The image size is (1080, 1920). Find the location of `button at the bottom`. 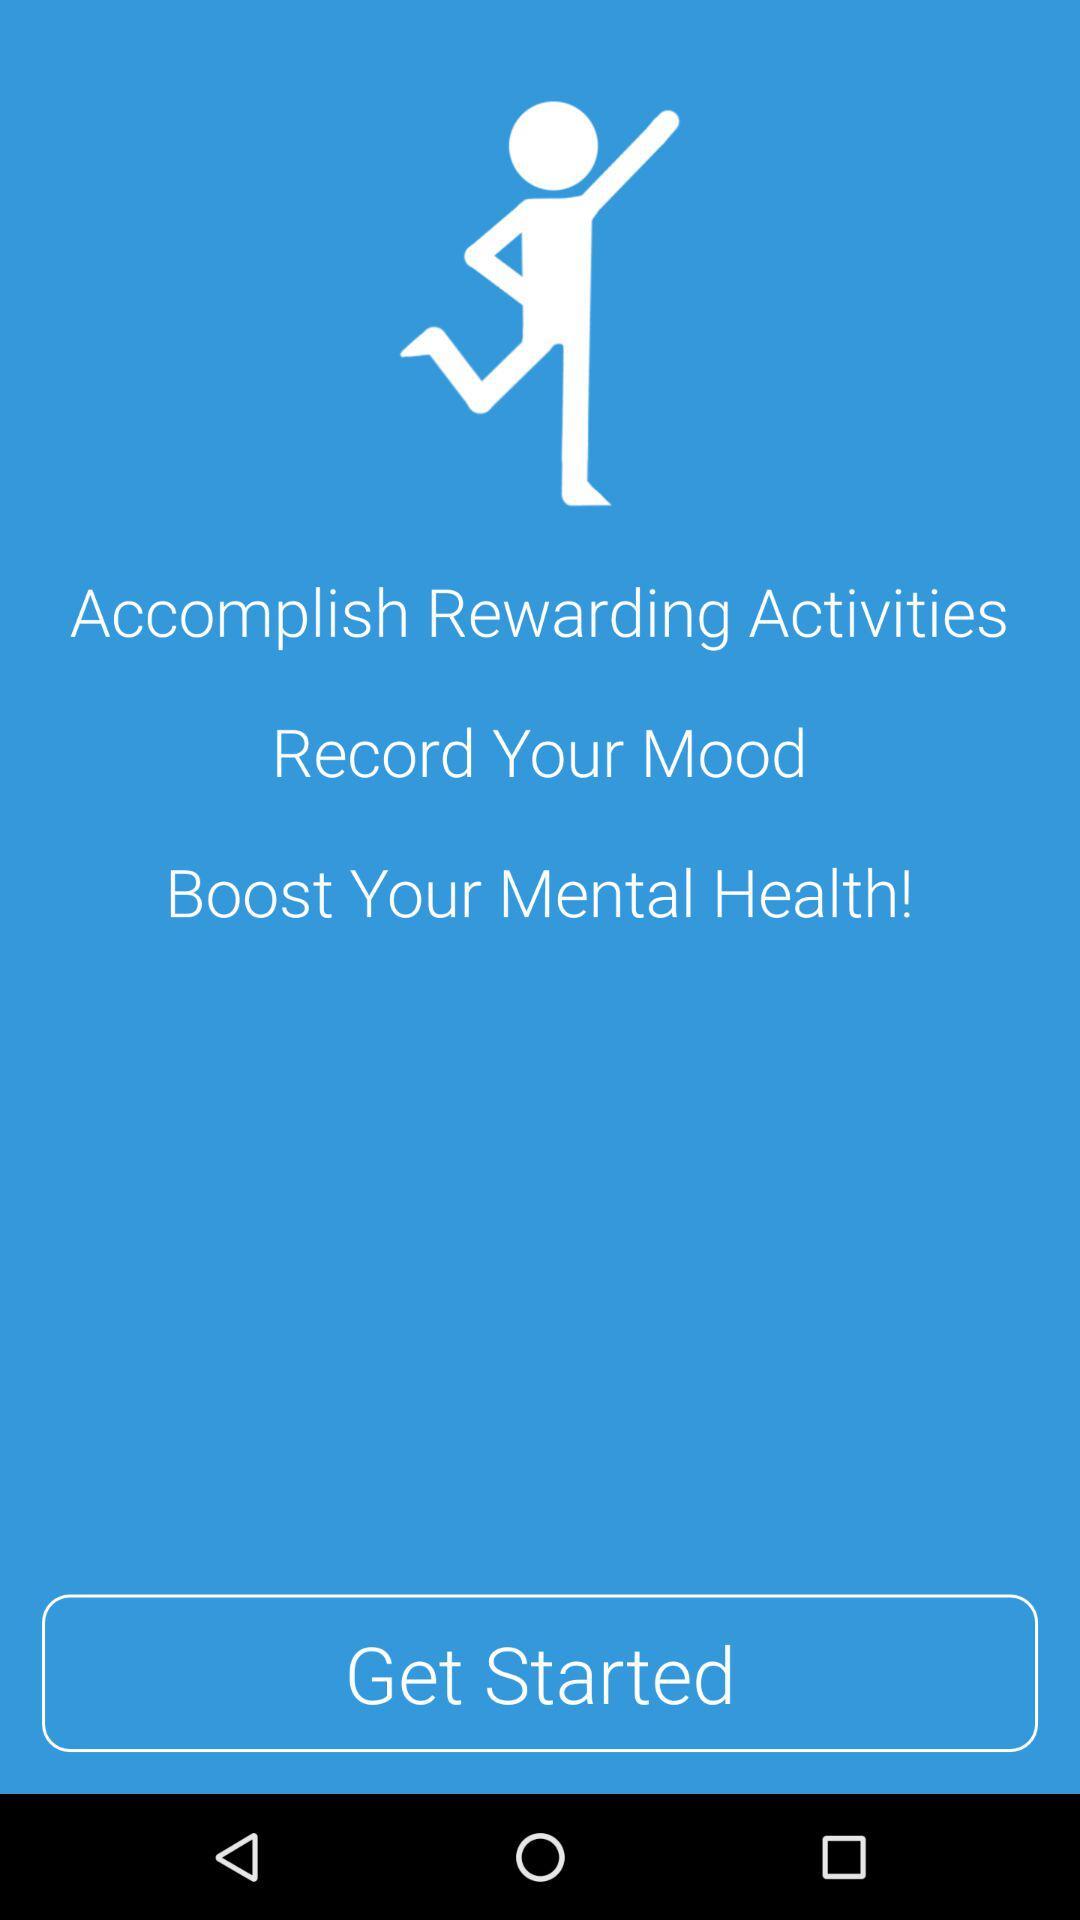

button at the bottom is located at coordinates (540, 1673).